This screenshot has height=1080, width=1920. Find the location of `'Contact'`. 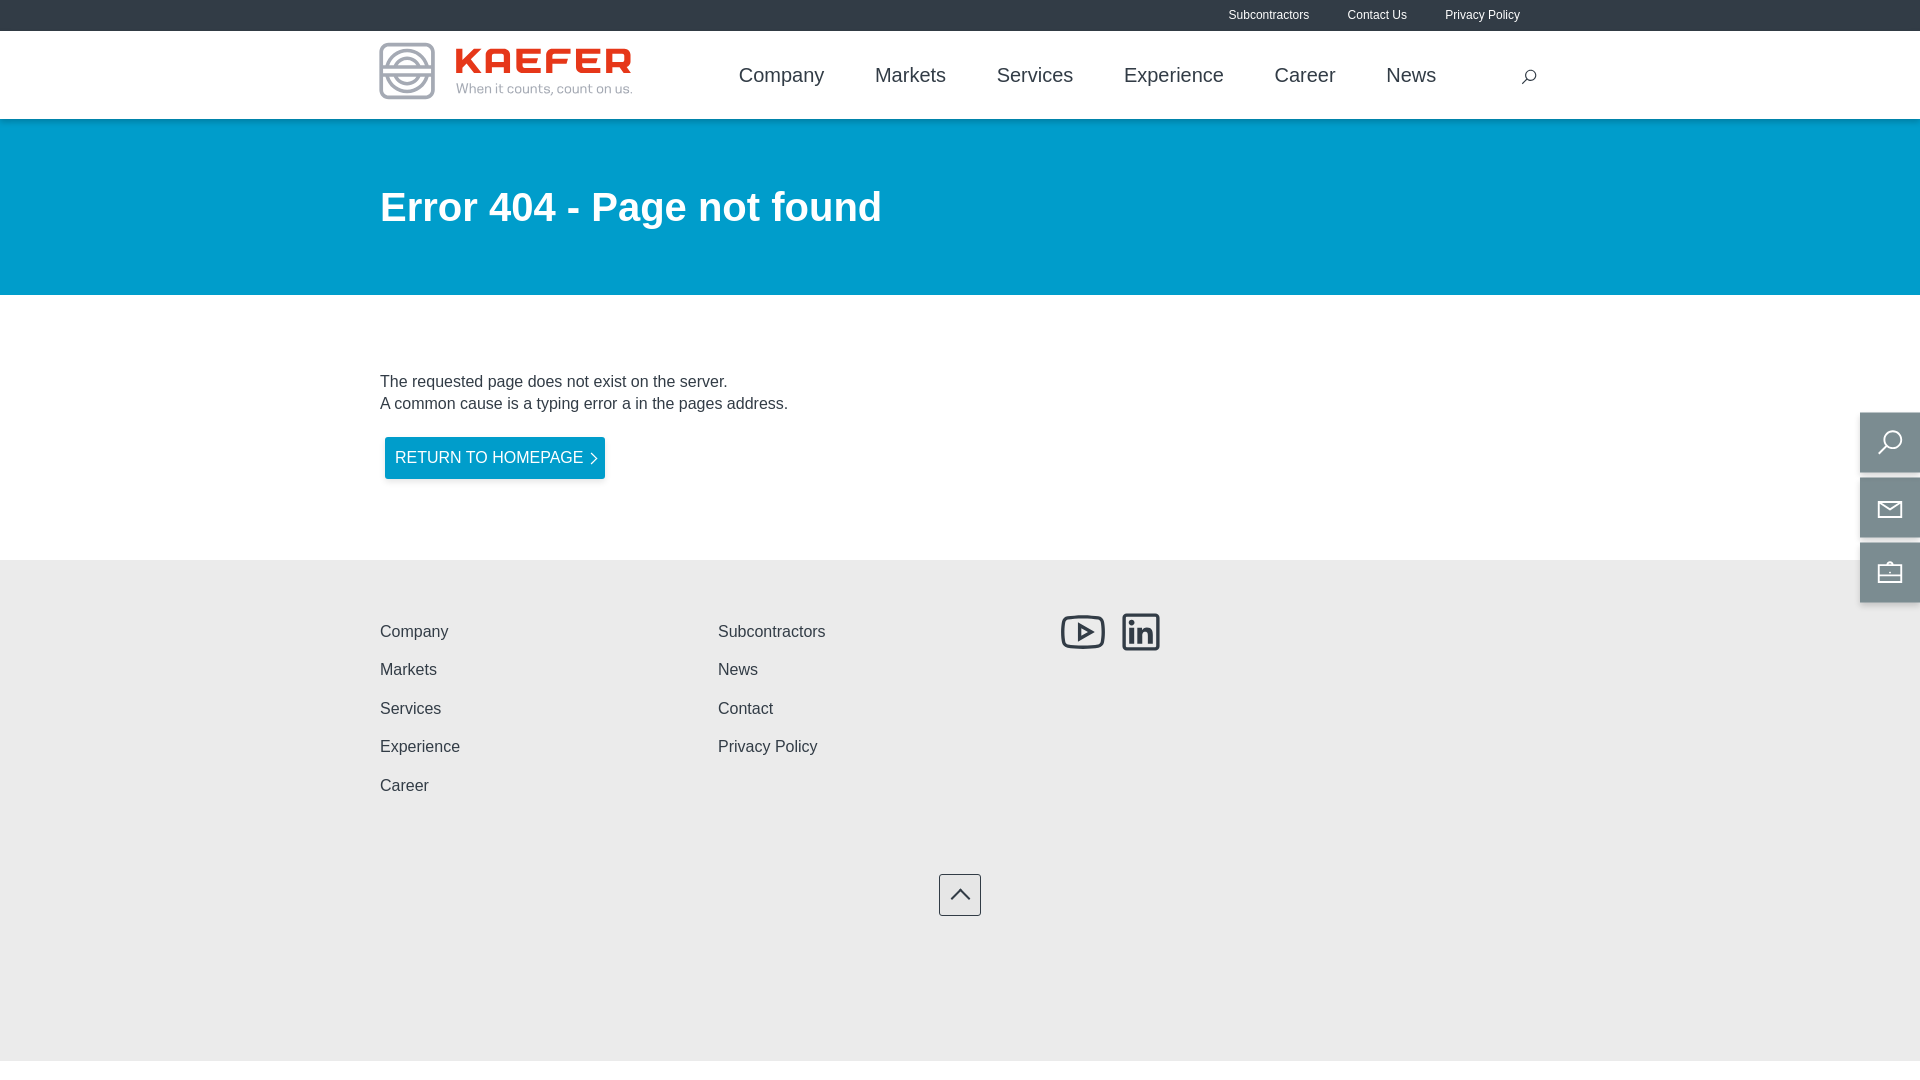

'Contact' is located at coordinates (718, 708).